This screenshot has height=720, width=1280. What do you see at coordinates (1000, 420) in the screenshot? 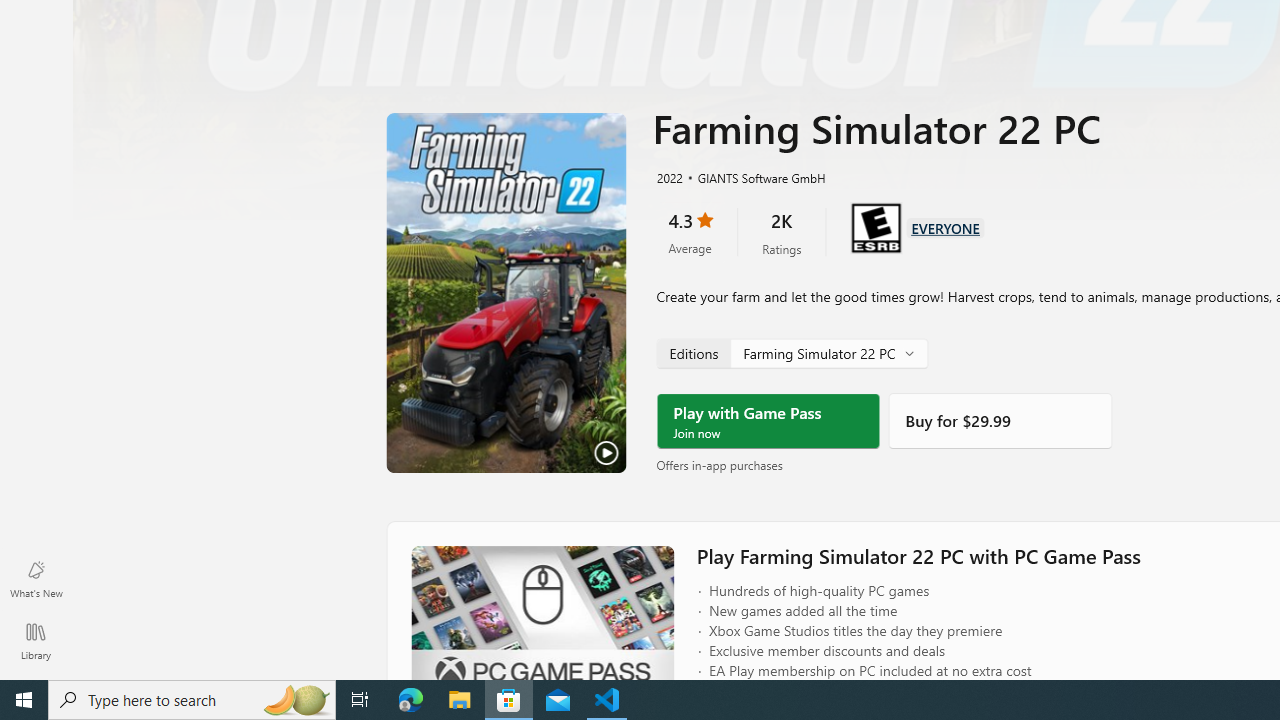
I see `'Buy'` at bounding box center [1000, 420].